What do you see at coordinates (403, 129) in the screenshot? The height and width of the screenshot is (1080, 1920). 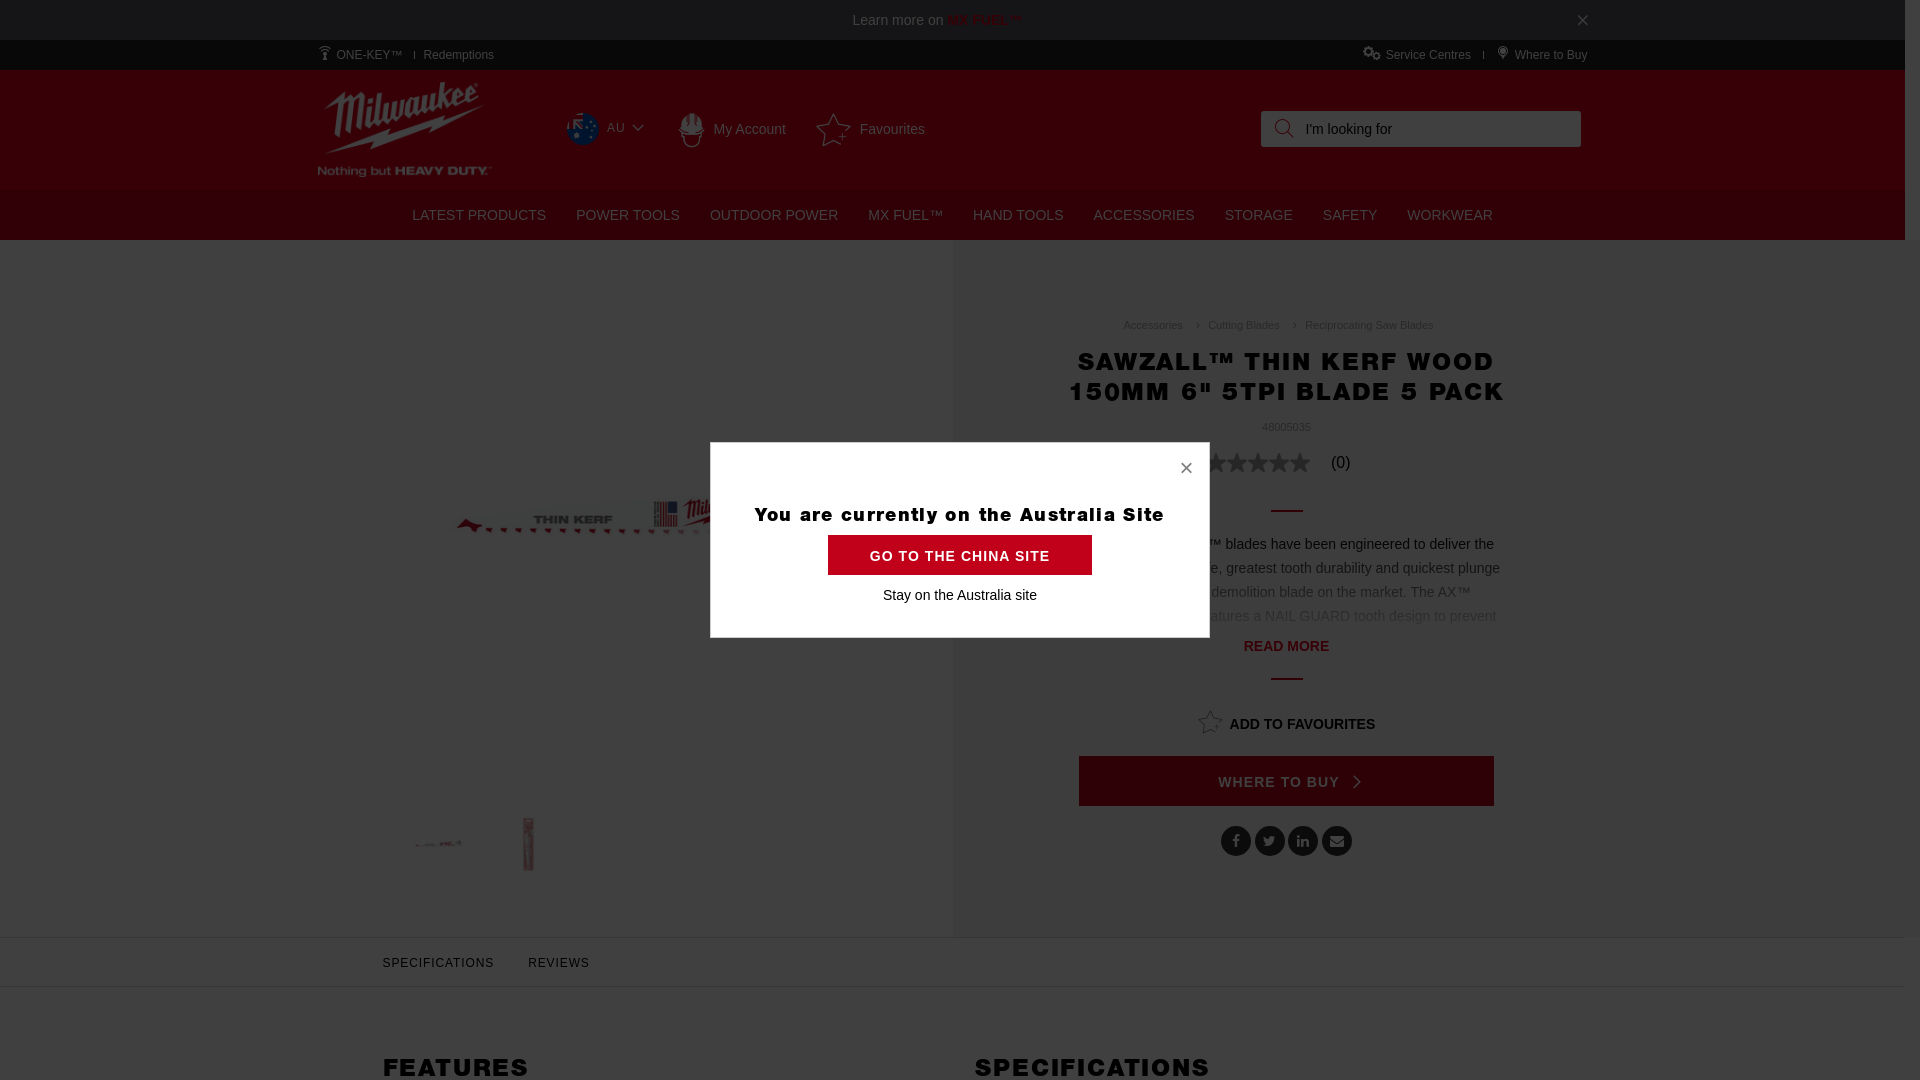 I see `'Milwaukee Tool Australia'` at bounding box center [403, 129].